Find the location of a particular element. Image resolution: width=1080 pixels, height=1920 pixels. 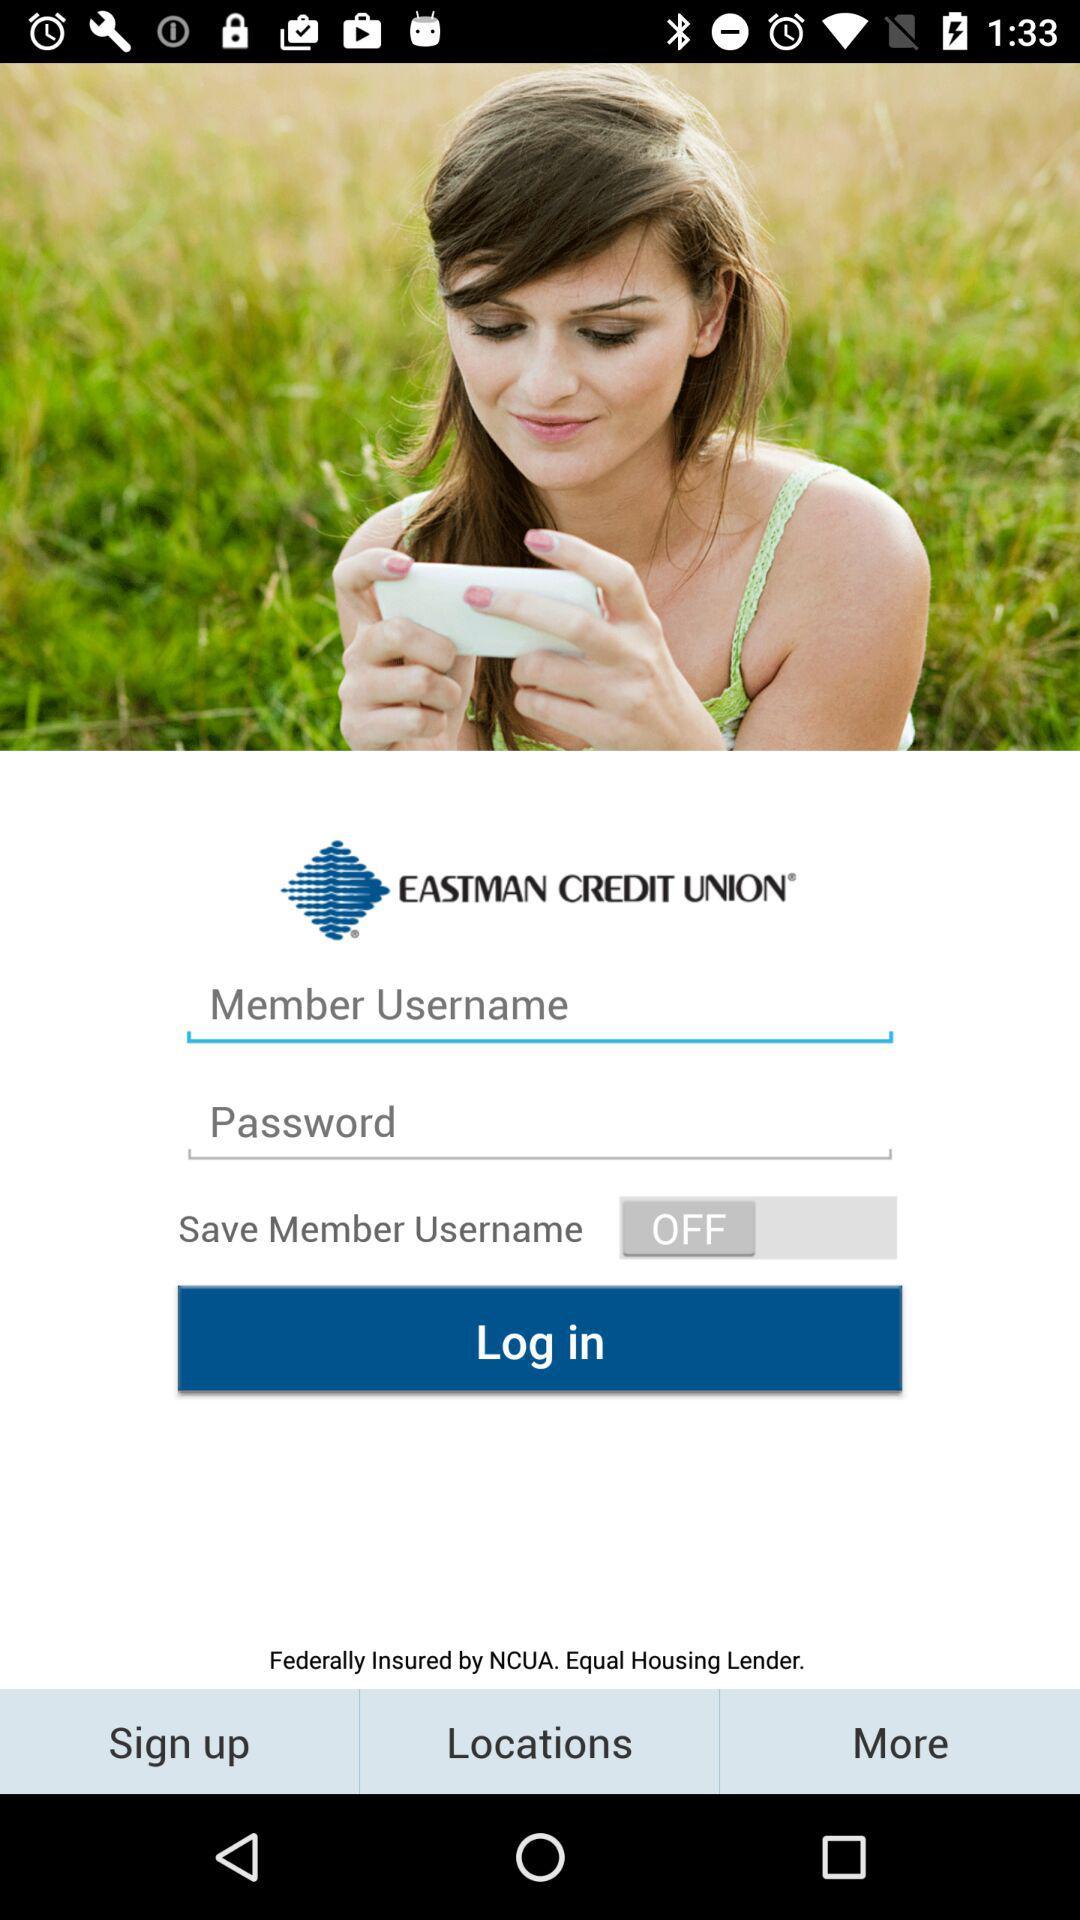

item above log in item is located at coordinates (758, 1226).